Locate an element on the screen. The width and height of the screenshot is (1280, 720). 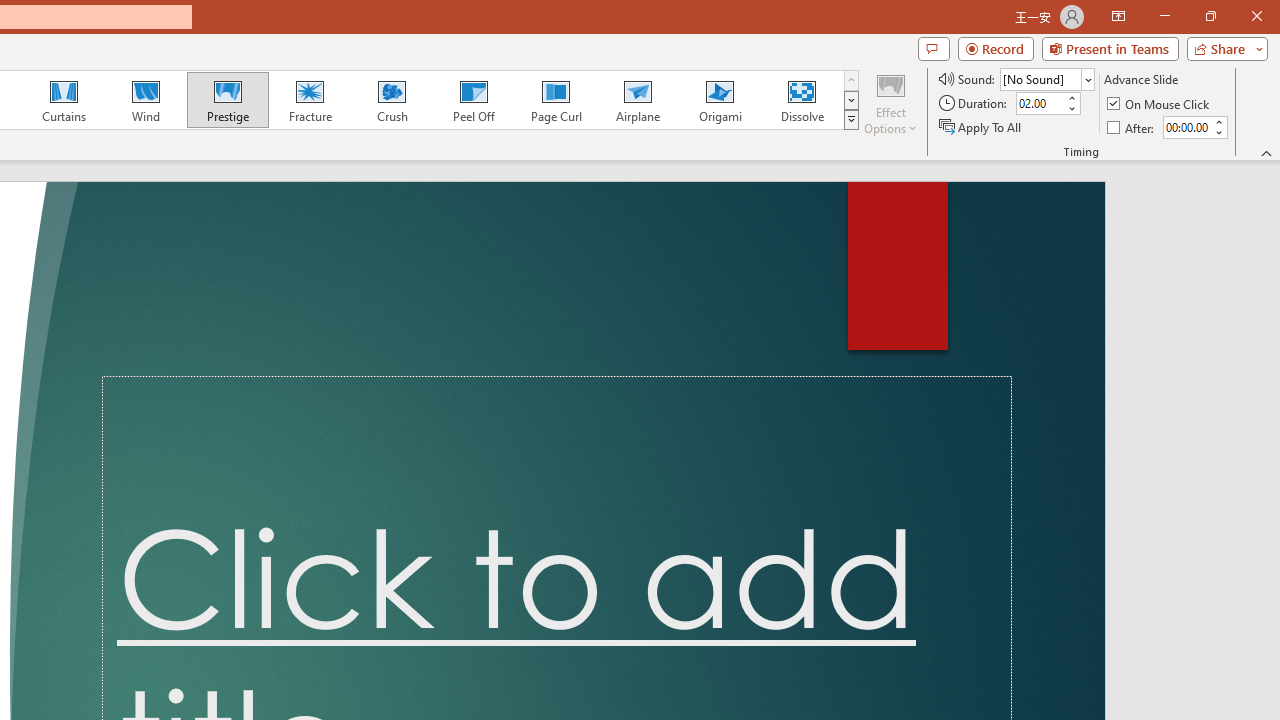
'Prestige' is located at coordinates (227, 100).